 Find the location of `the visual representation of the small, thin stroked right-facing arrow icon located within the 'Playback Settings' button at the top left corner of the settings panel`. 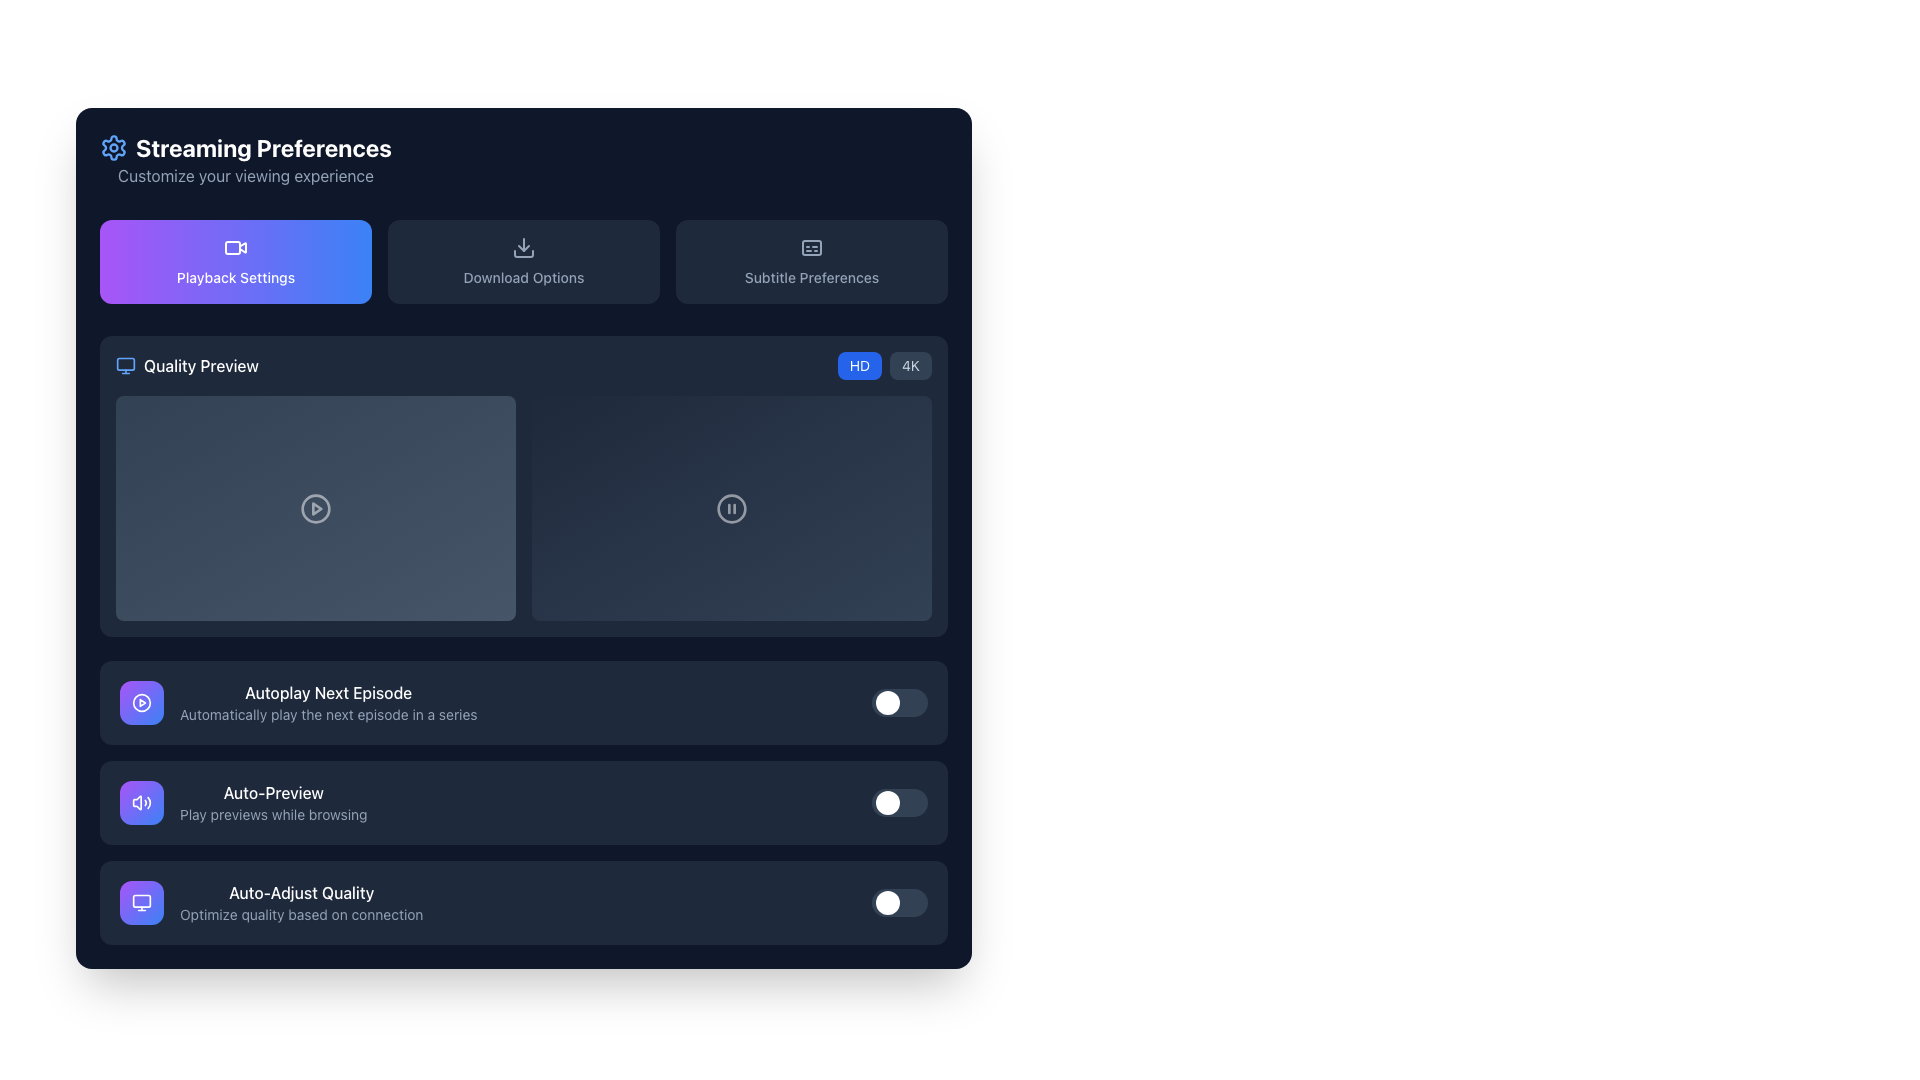

the visual representation of the small, thin stroked right-facing arrow icon located within the 'Playback Settings' button at the top left corner of the settings panel is located at coordinates (242, 245).